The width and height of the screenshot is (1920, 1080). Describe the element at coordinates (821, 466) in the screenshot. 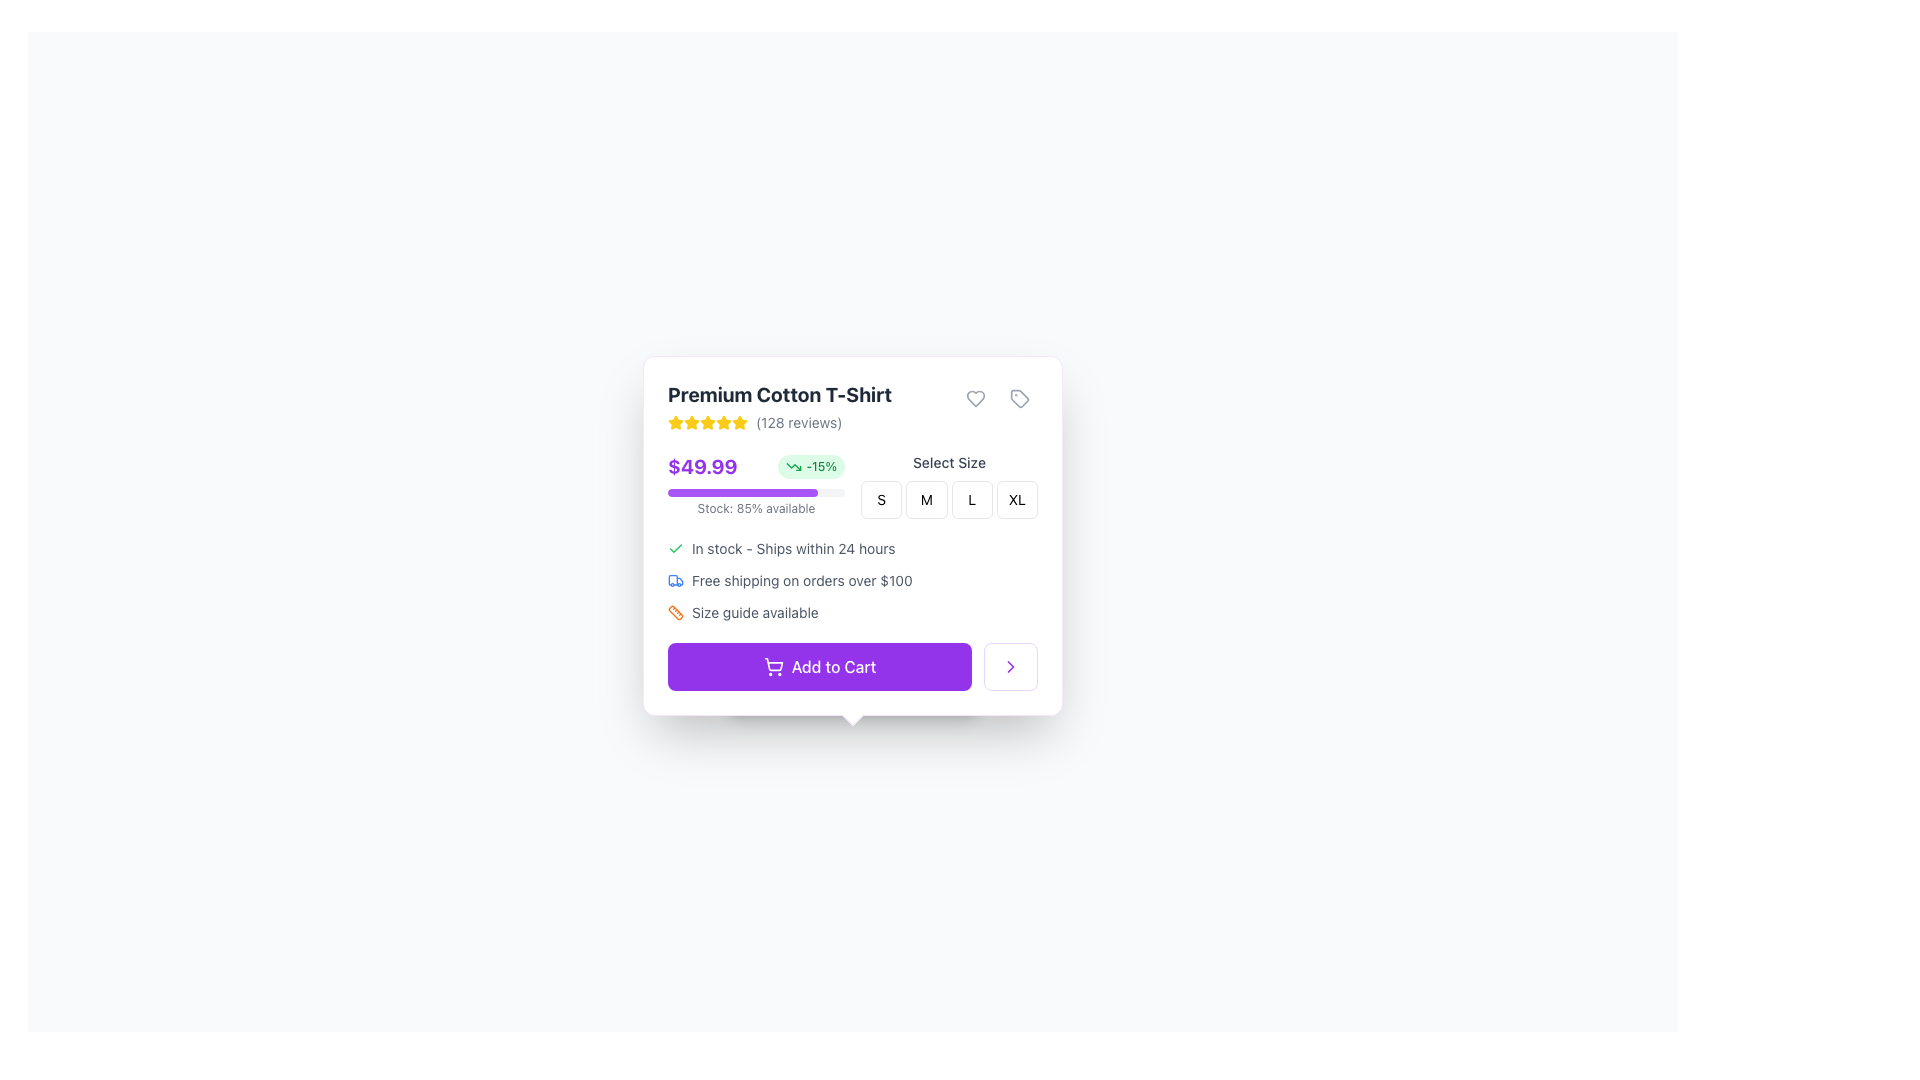

I see `the green discount text label reading '-15%'` at that location.